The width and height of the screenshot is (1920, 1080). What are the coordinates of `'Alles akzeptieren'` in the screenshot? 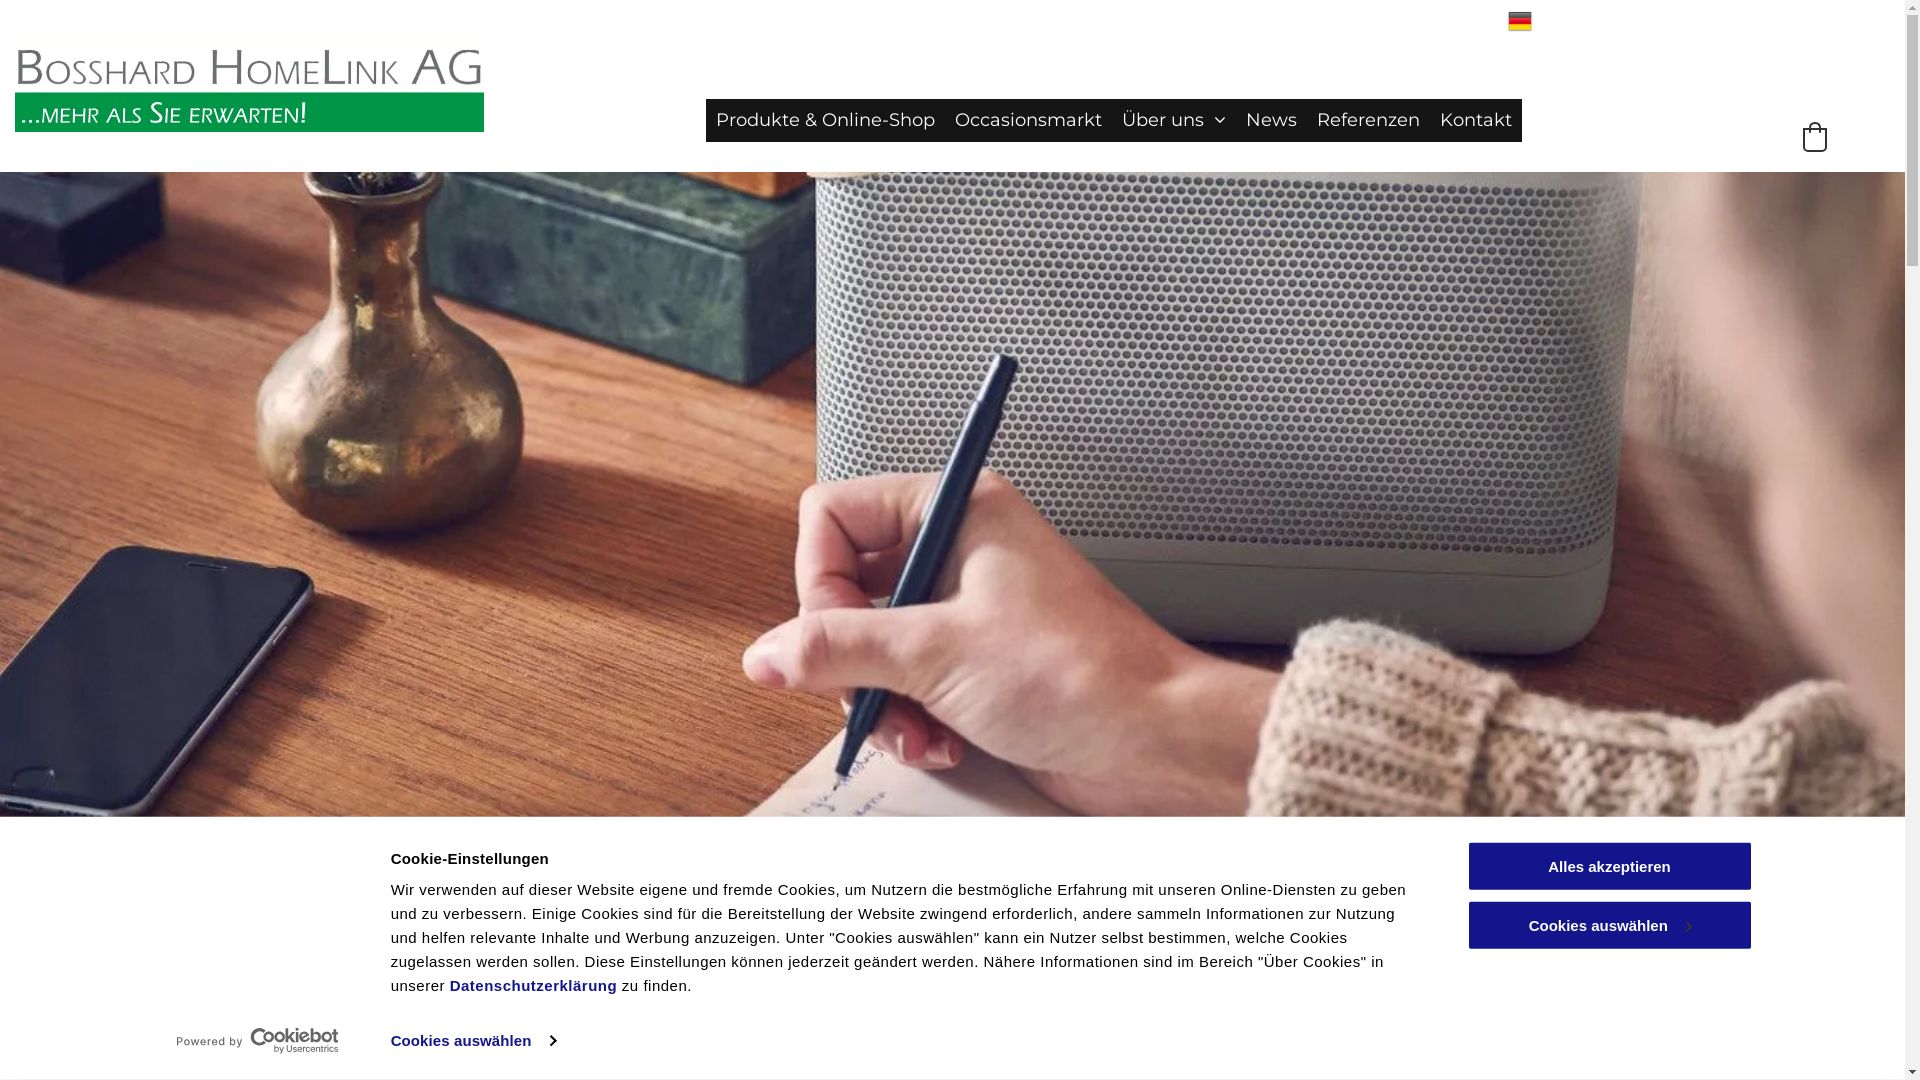 It's located at (1465, 865).